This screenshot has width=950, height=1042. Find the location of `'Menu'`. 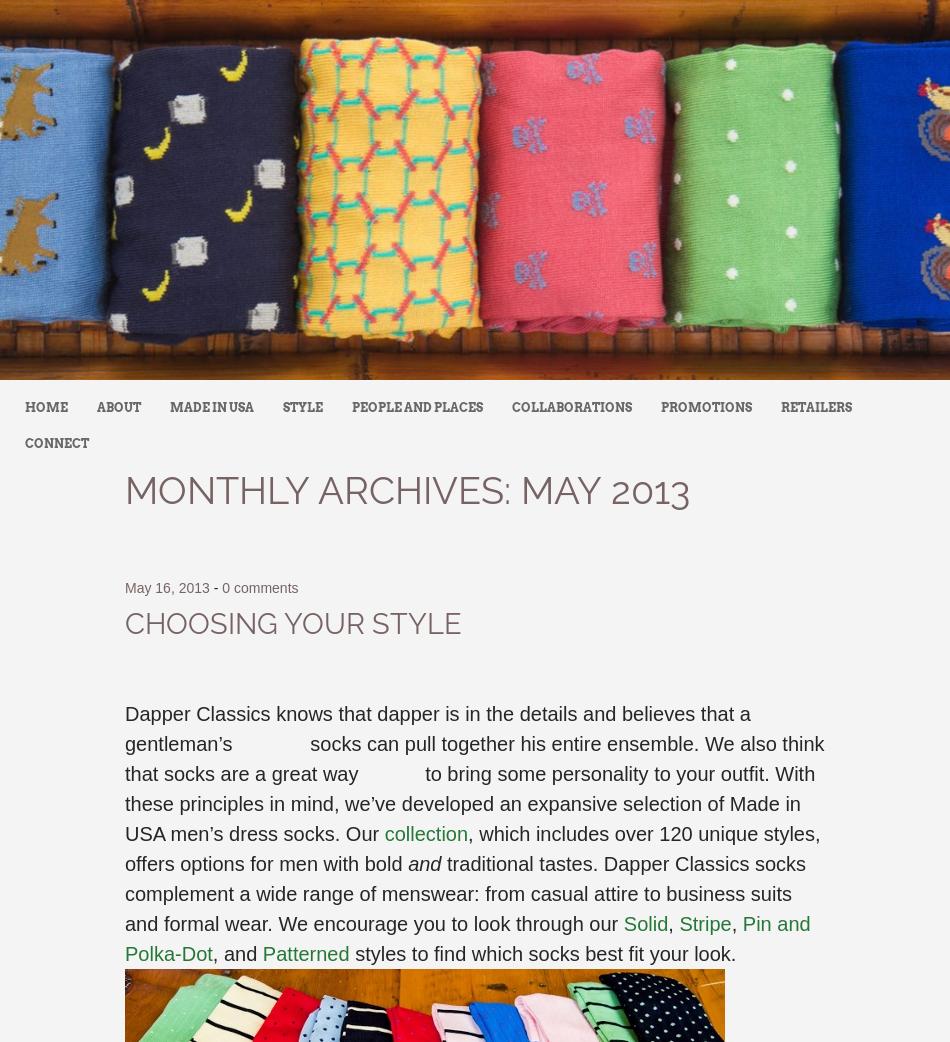

'Menu' is located at coordinates (0, 406).